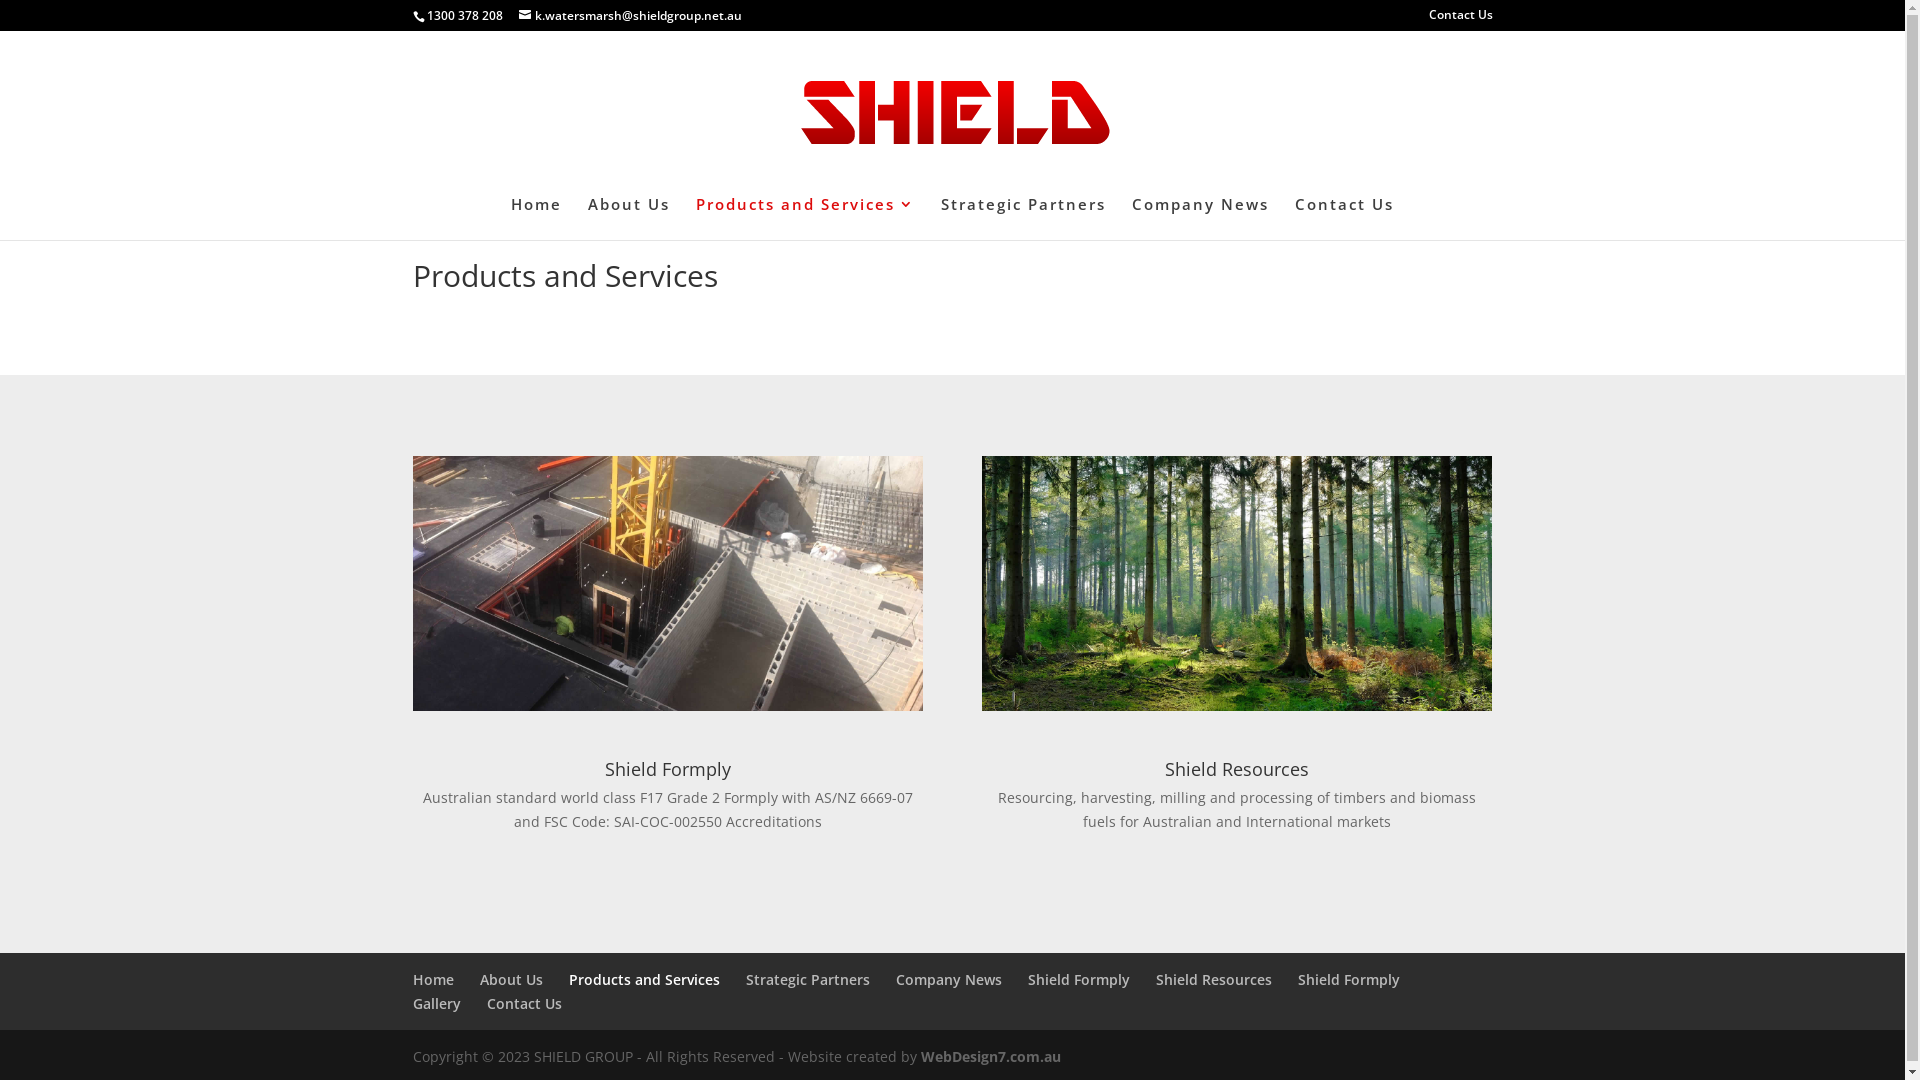 The width and height of the screenshot is (1920, 1080). What do you see at coordinates (919, 1055) in the screenshot?
I see `'WebDesign7.com.au'` at bounding box center [919, 1055].